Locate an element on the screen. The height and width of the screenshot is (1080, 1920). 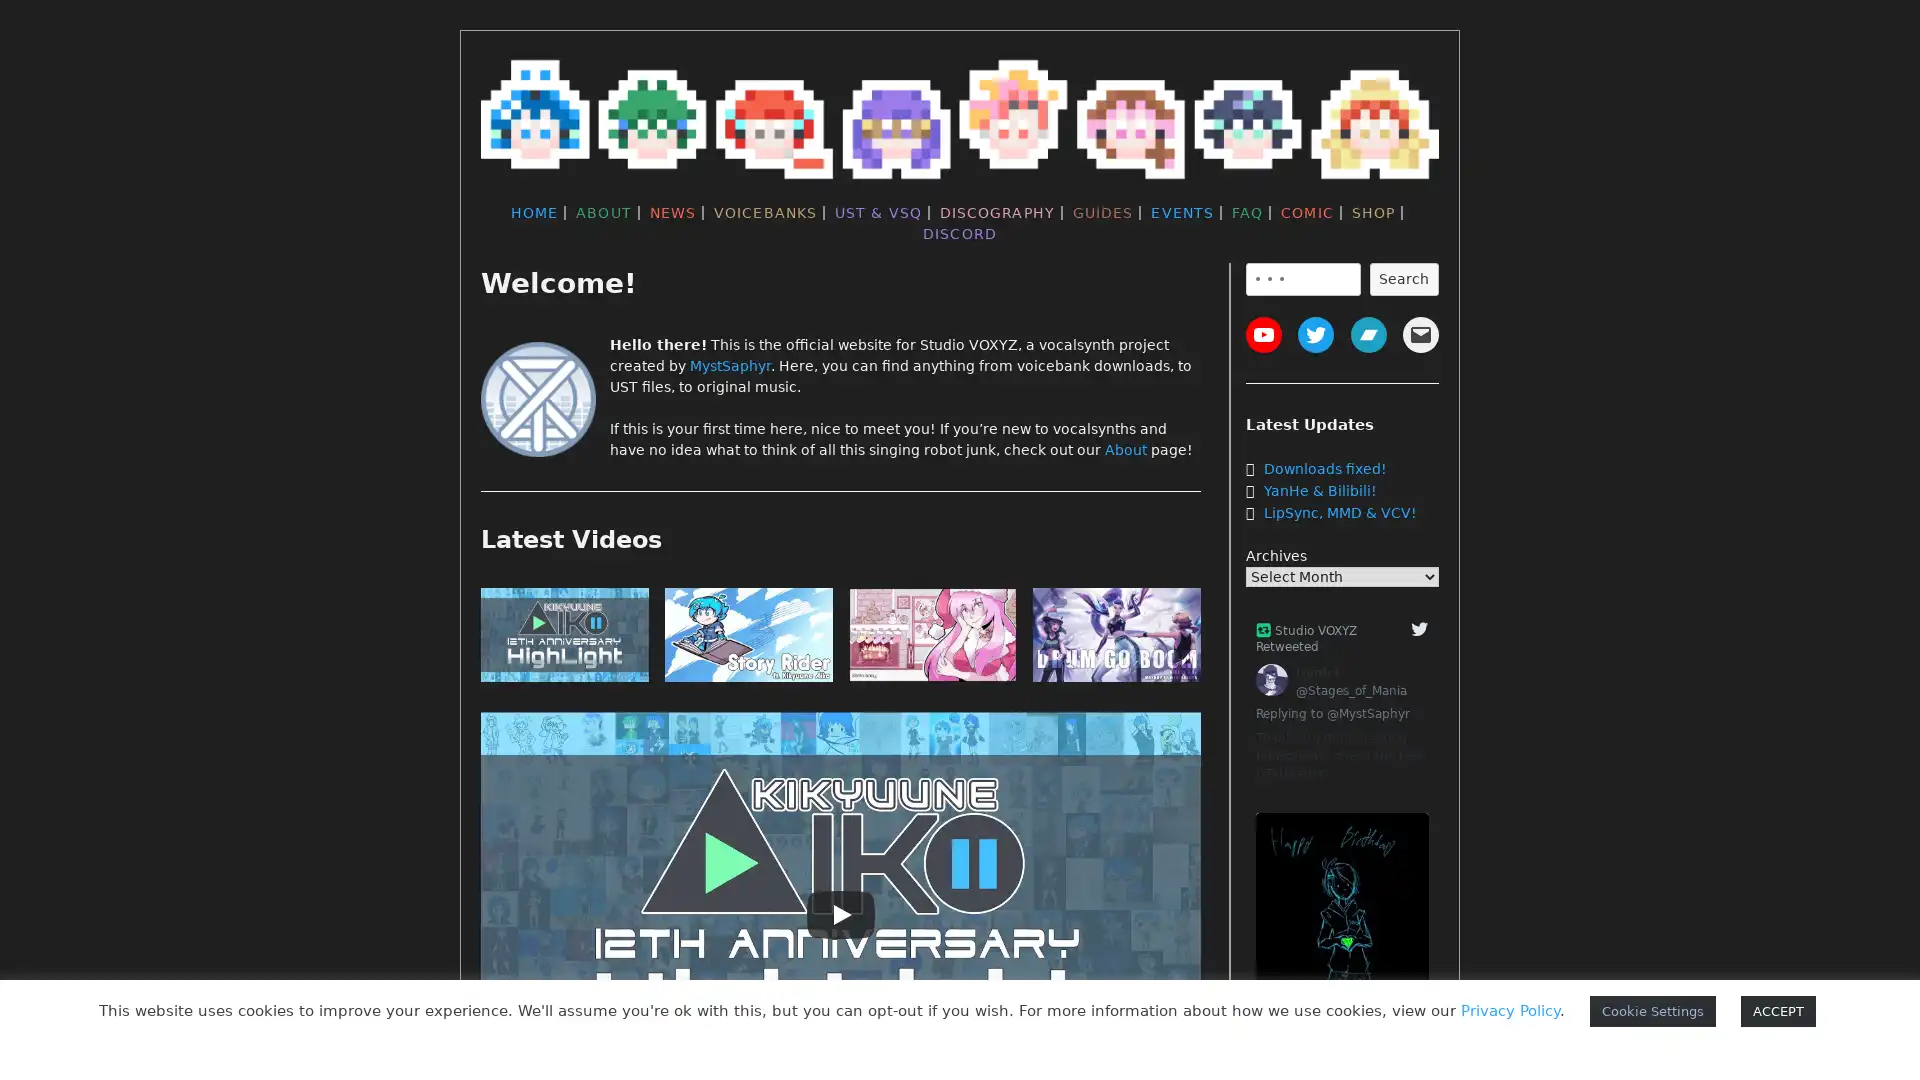
play is located at coordinates (564, 639).